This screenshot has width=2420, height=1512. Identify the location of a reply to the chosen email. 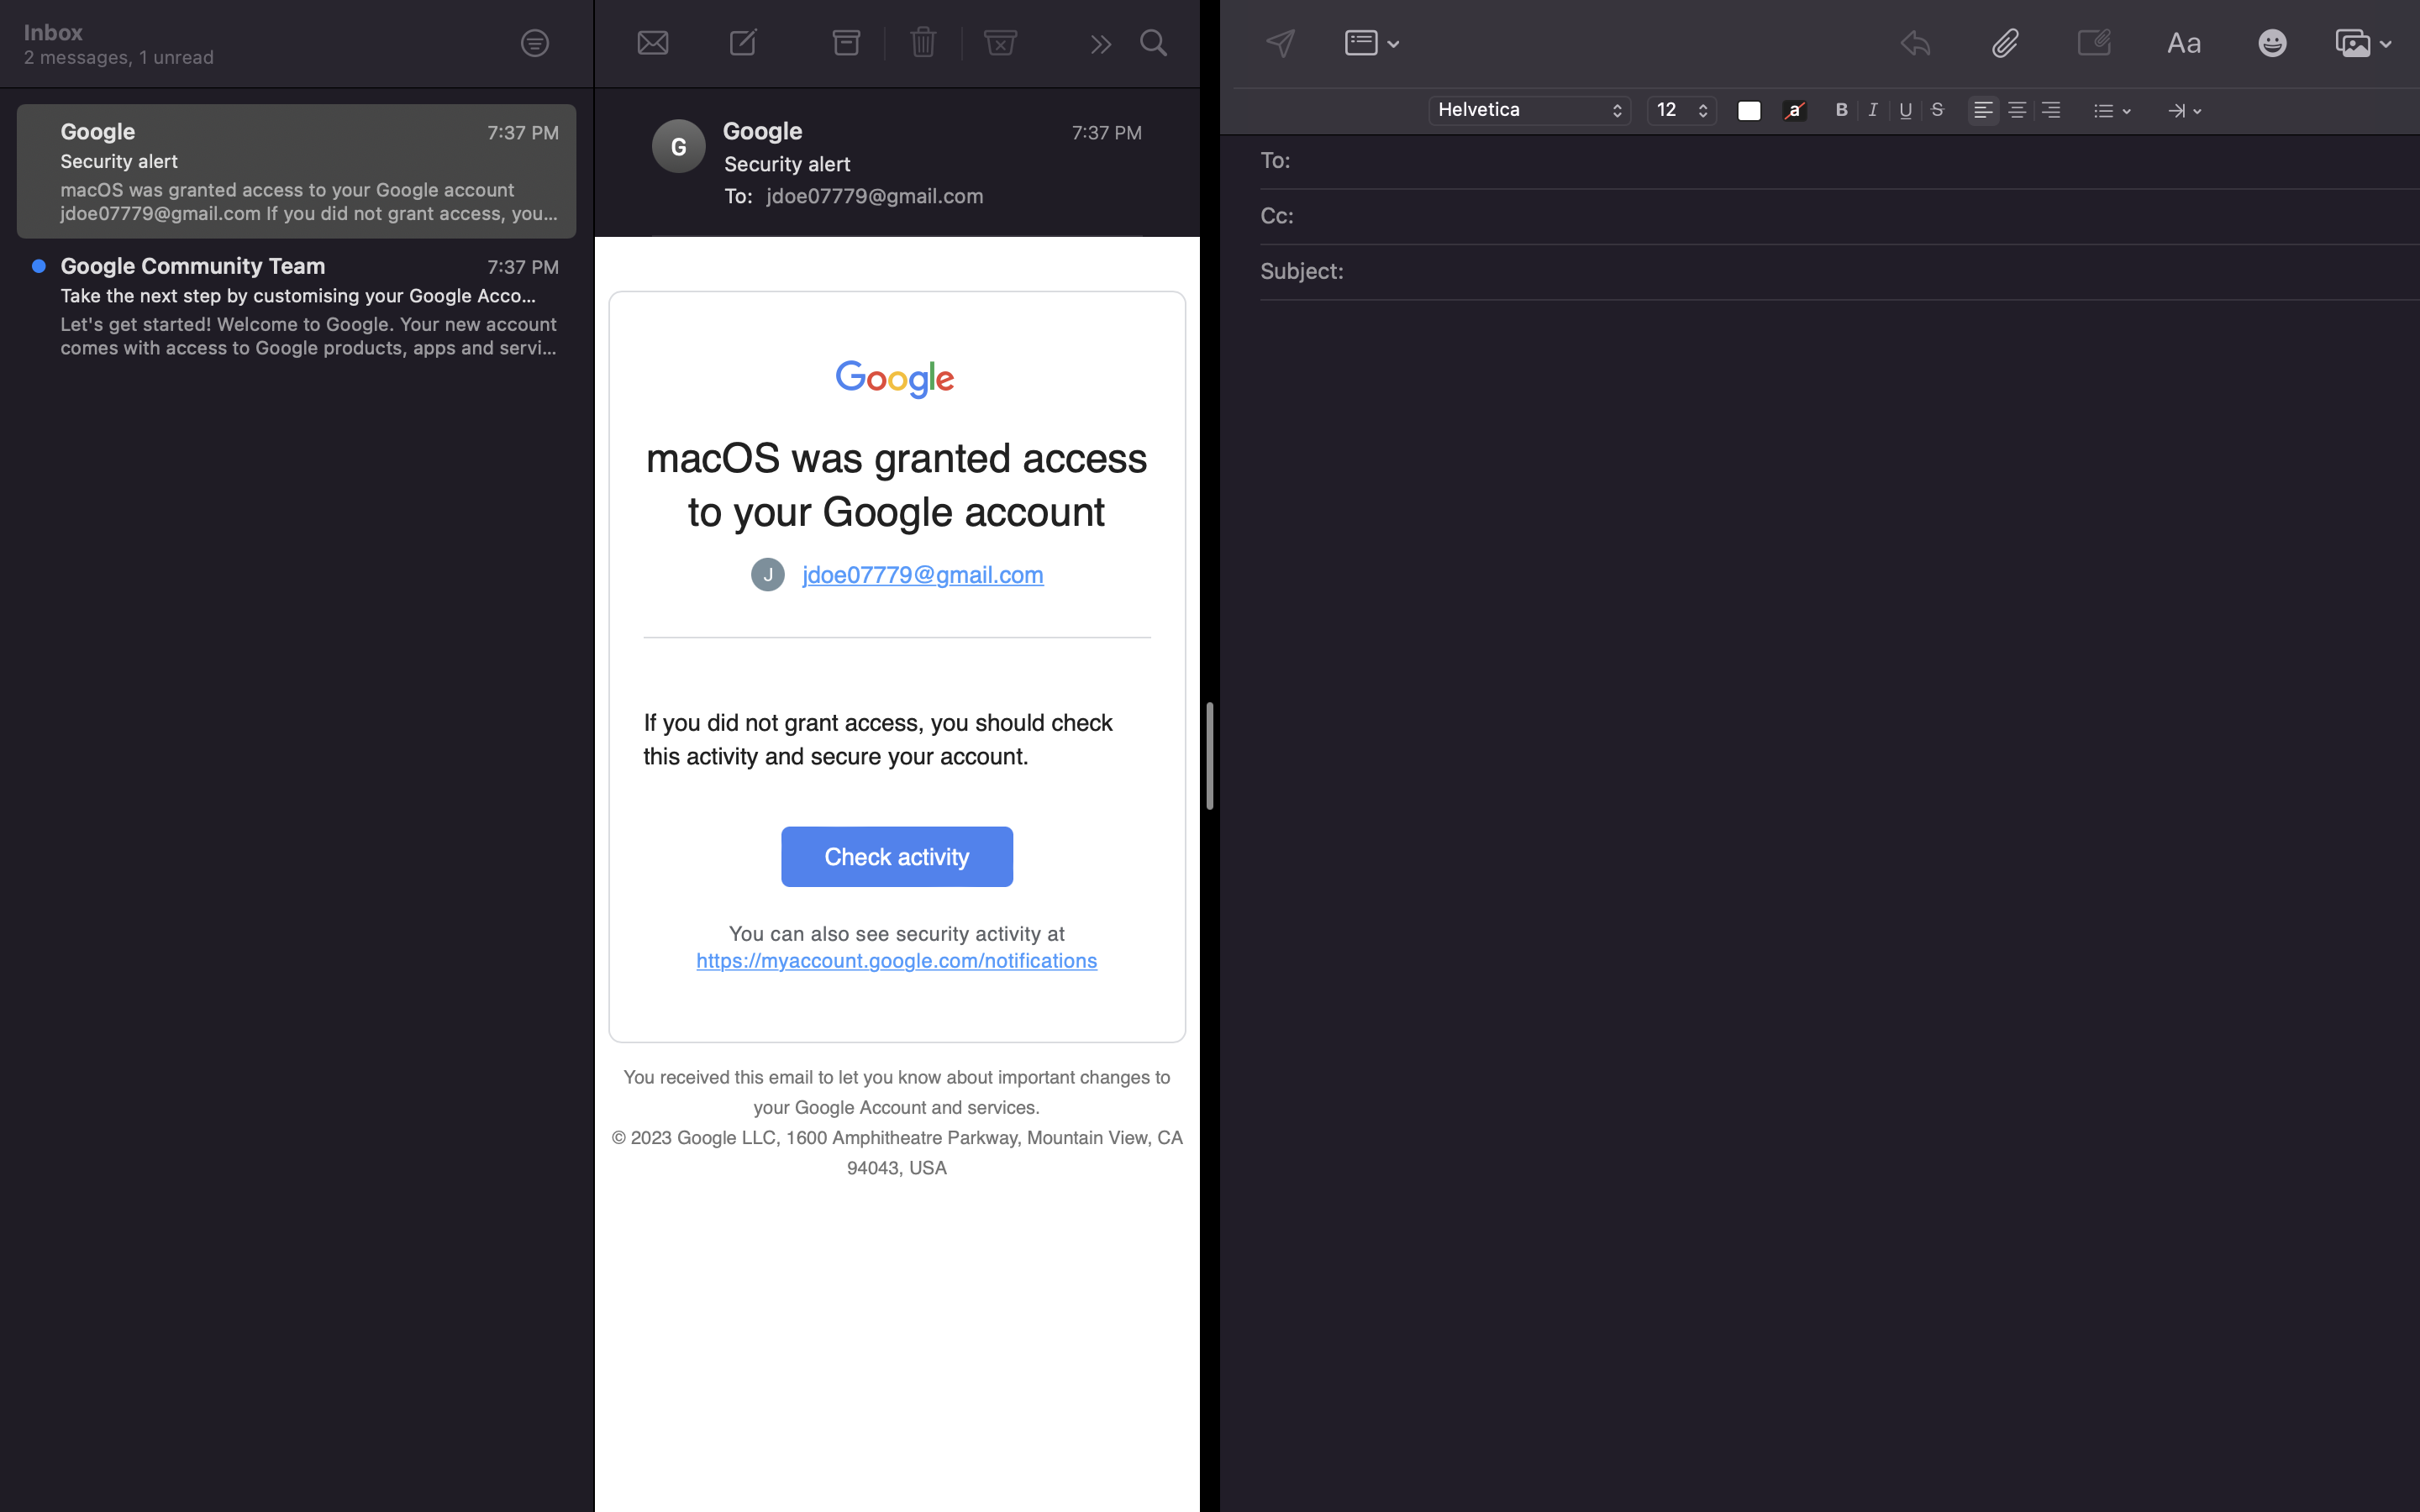
(1096, 46).